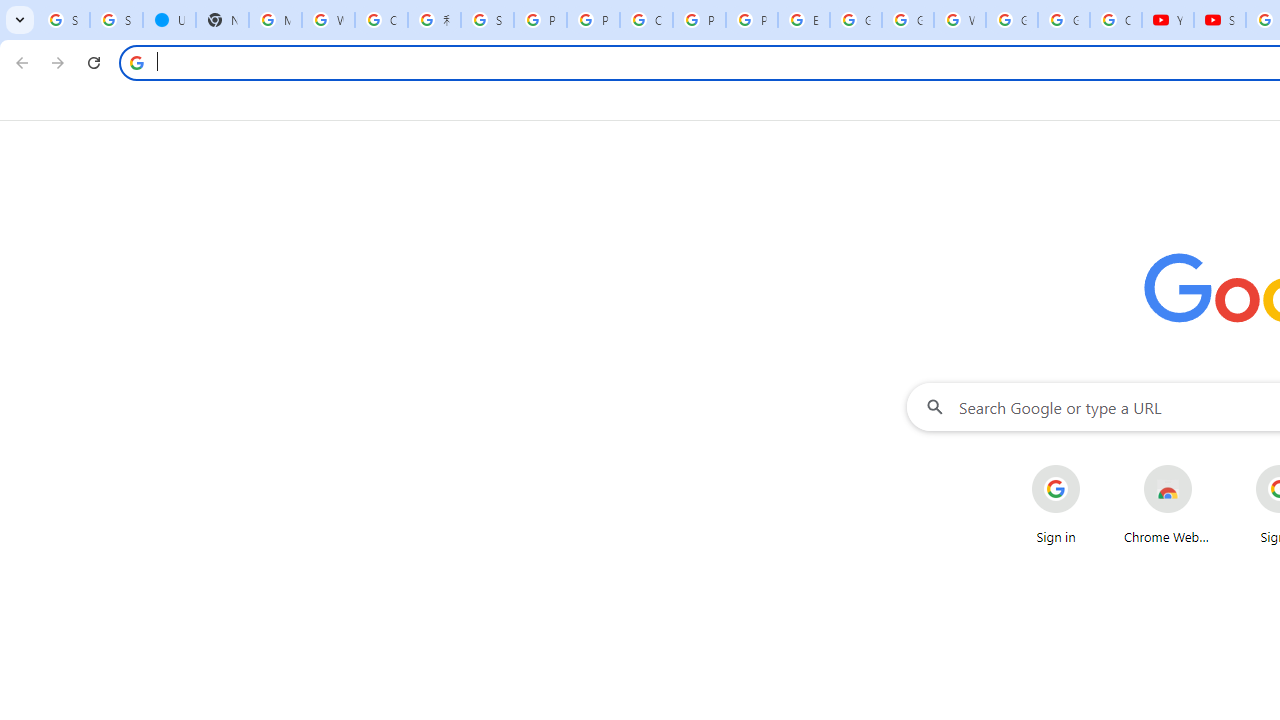 This screenshot has width=1280, height=720. Describe the element at coordinates (169, 20) in the screenshot. I see `'USA TODAY'` at that location.